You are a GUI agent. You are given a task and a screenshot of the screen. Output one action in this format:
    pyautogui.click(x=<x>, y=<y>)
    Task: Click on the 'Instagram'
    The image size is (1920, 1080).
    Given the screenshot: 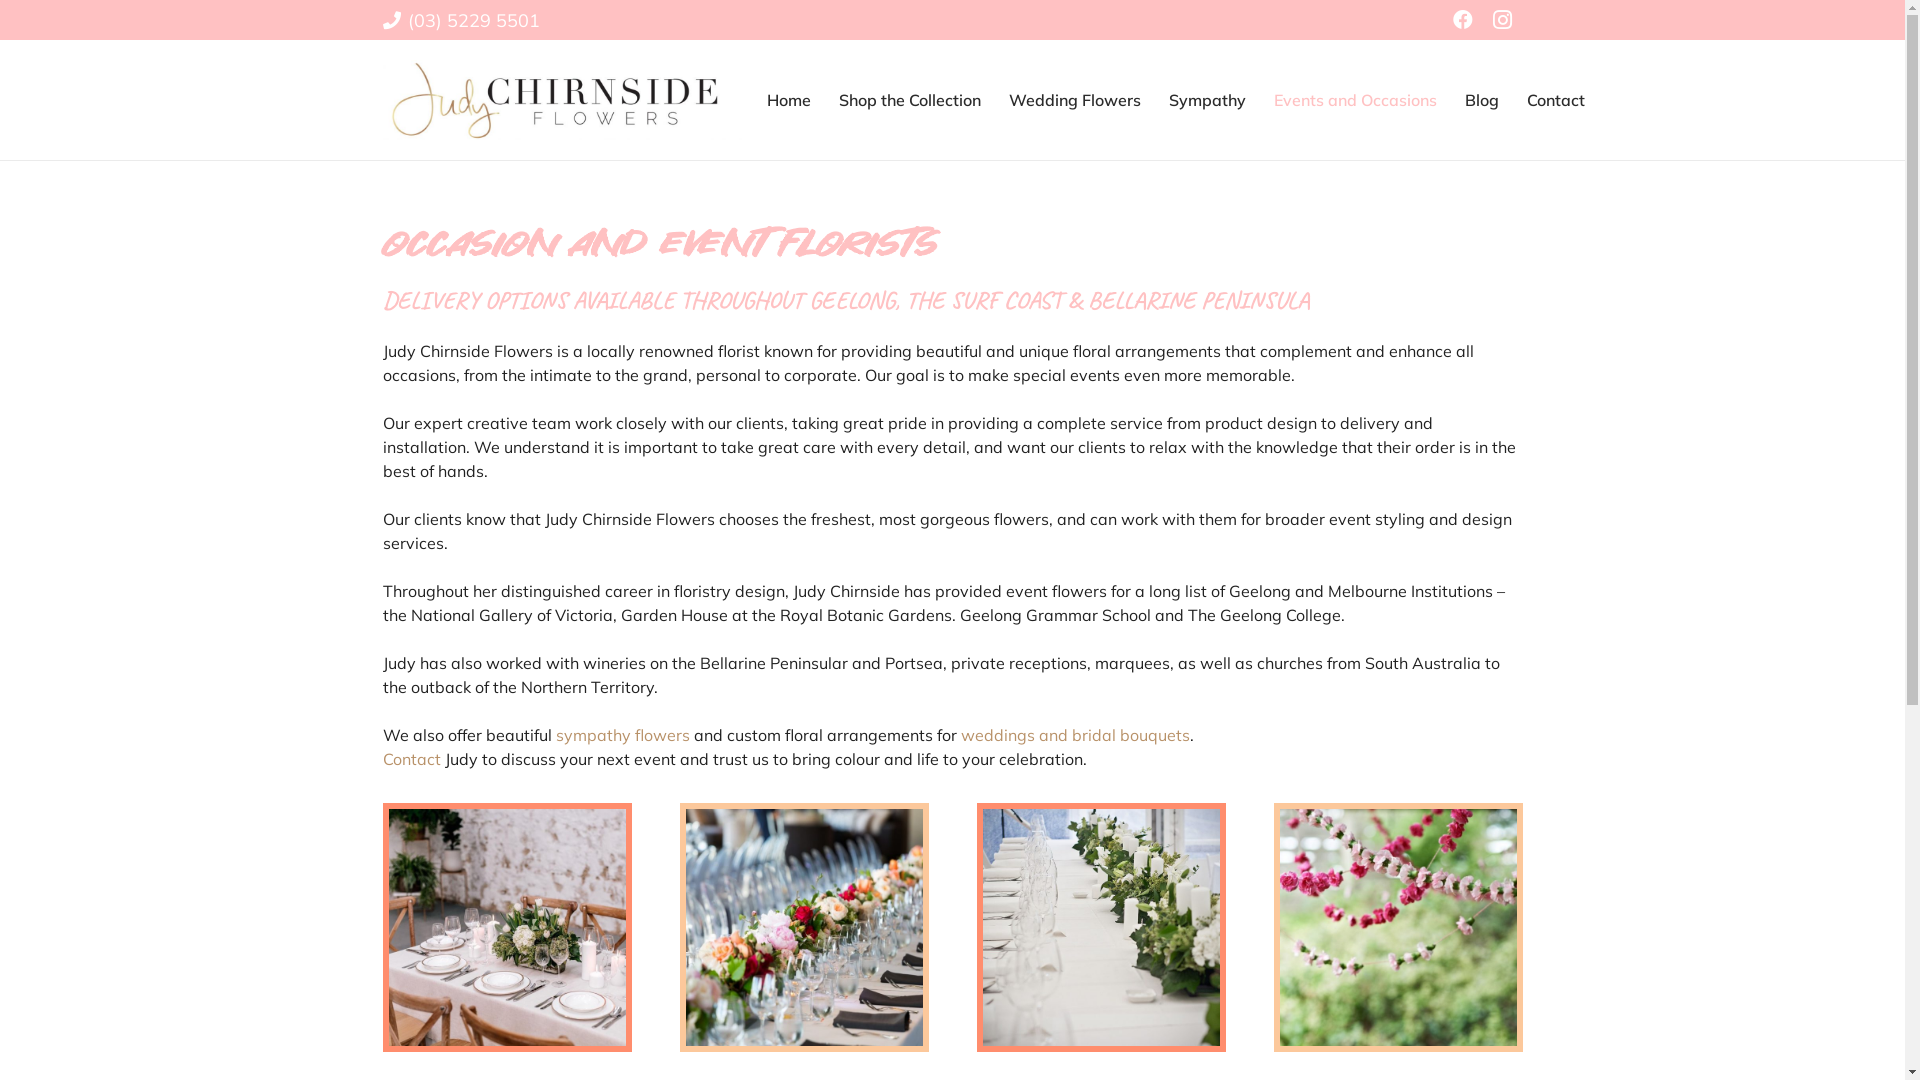 What is the action you would take?
    pyautogui.click(x=1482, y=19)
    